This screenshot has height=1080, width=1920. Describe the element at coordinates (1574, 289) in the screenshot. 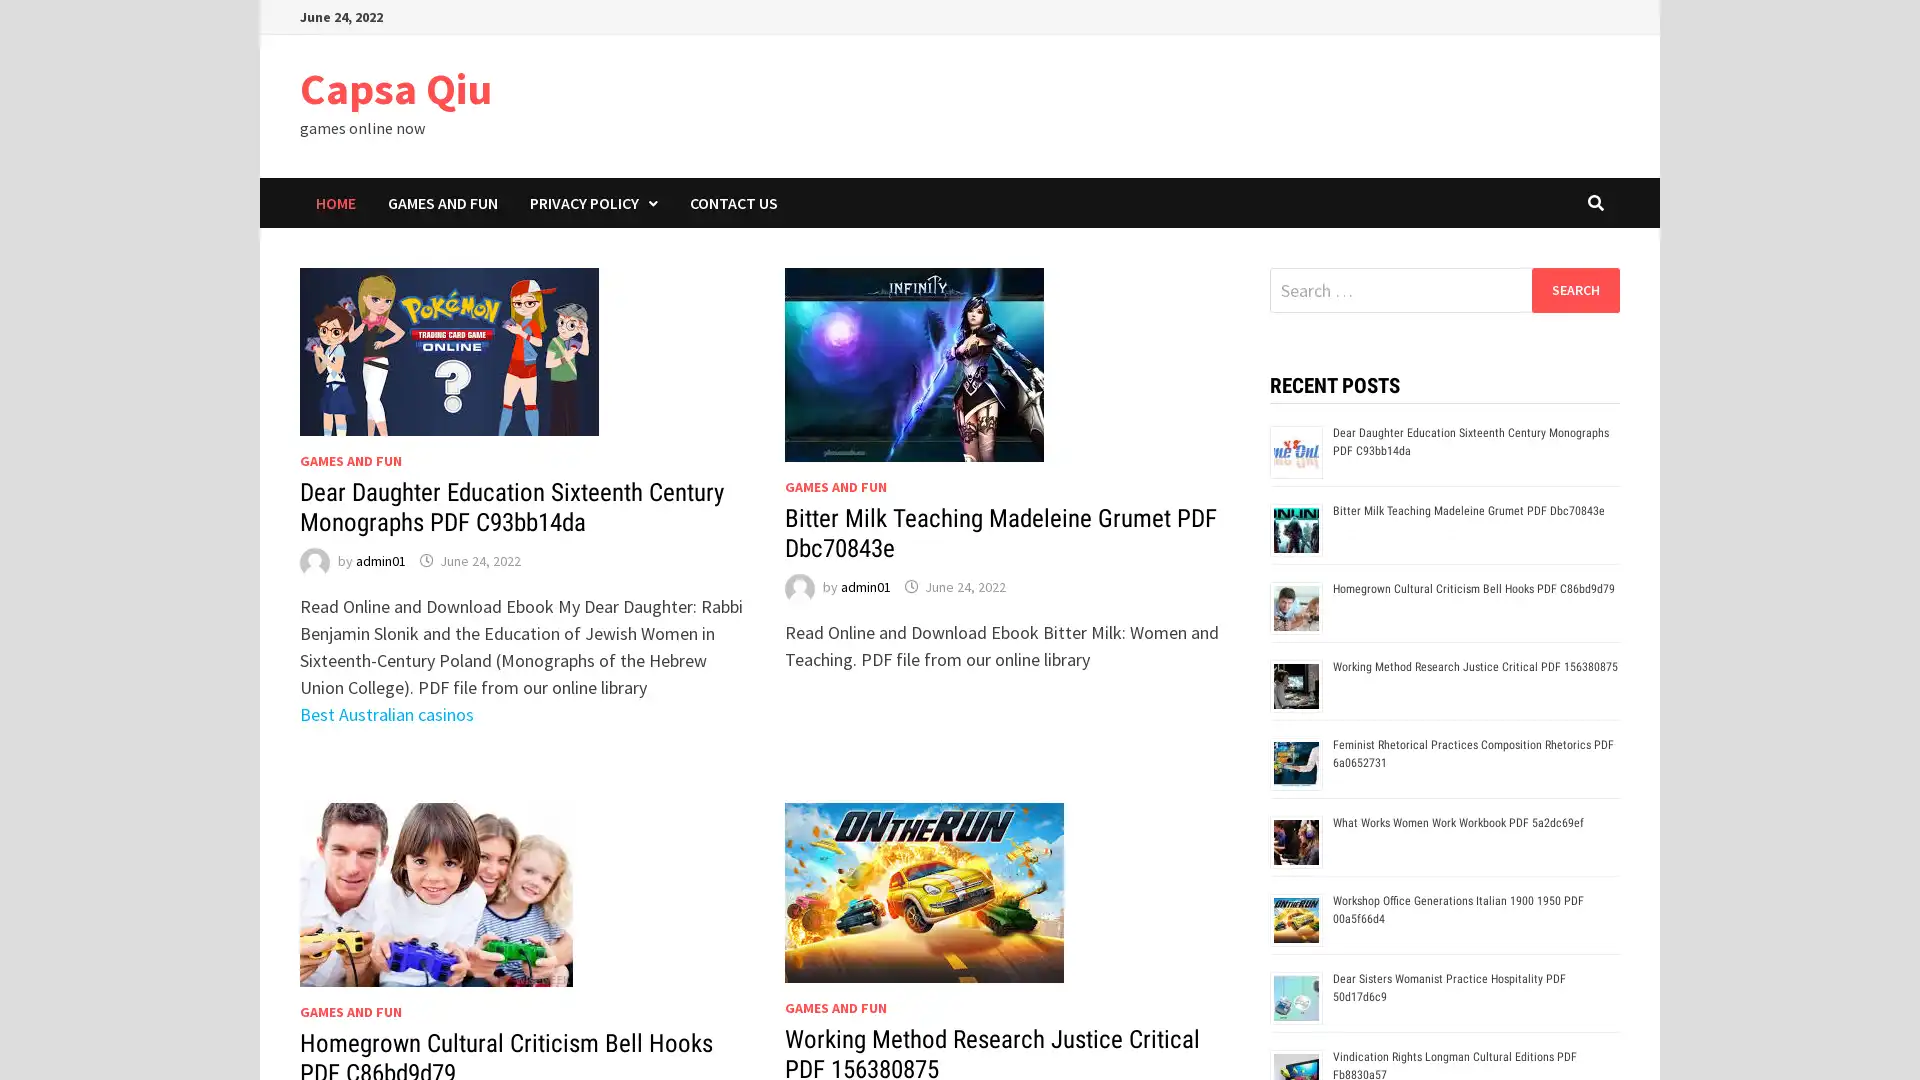

I see `Search` at that location.